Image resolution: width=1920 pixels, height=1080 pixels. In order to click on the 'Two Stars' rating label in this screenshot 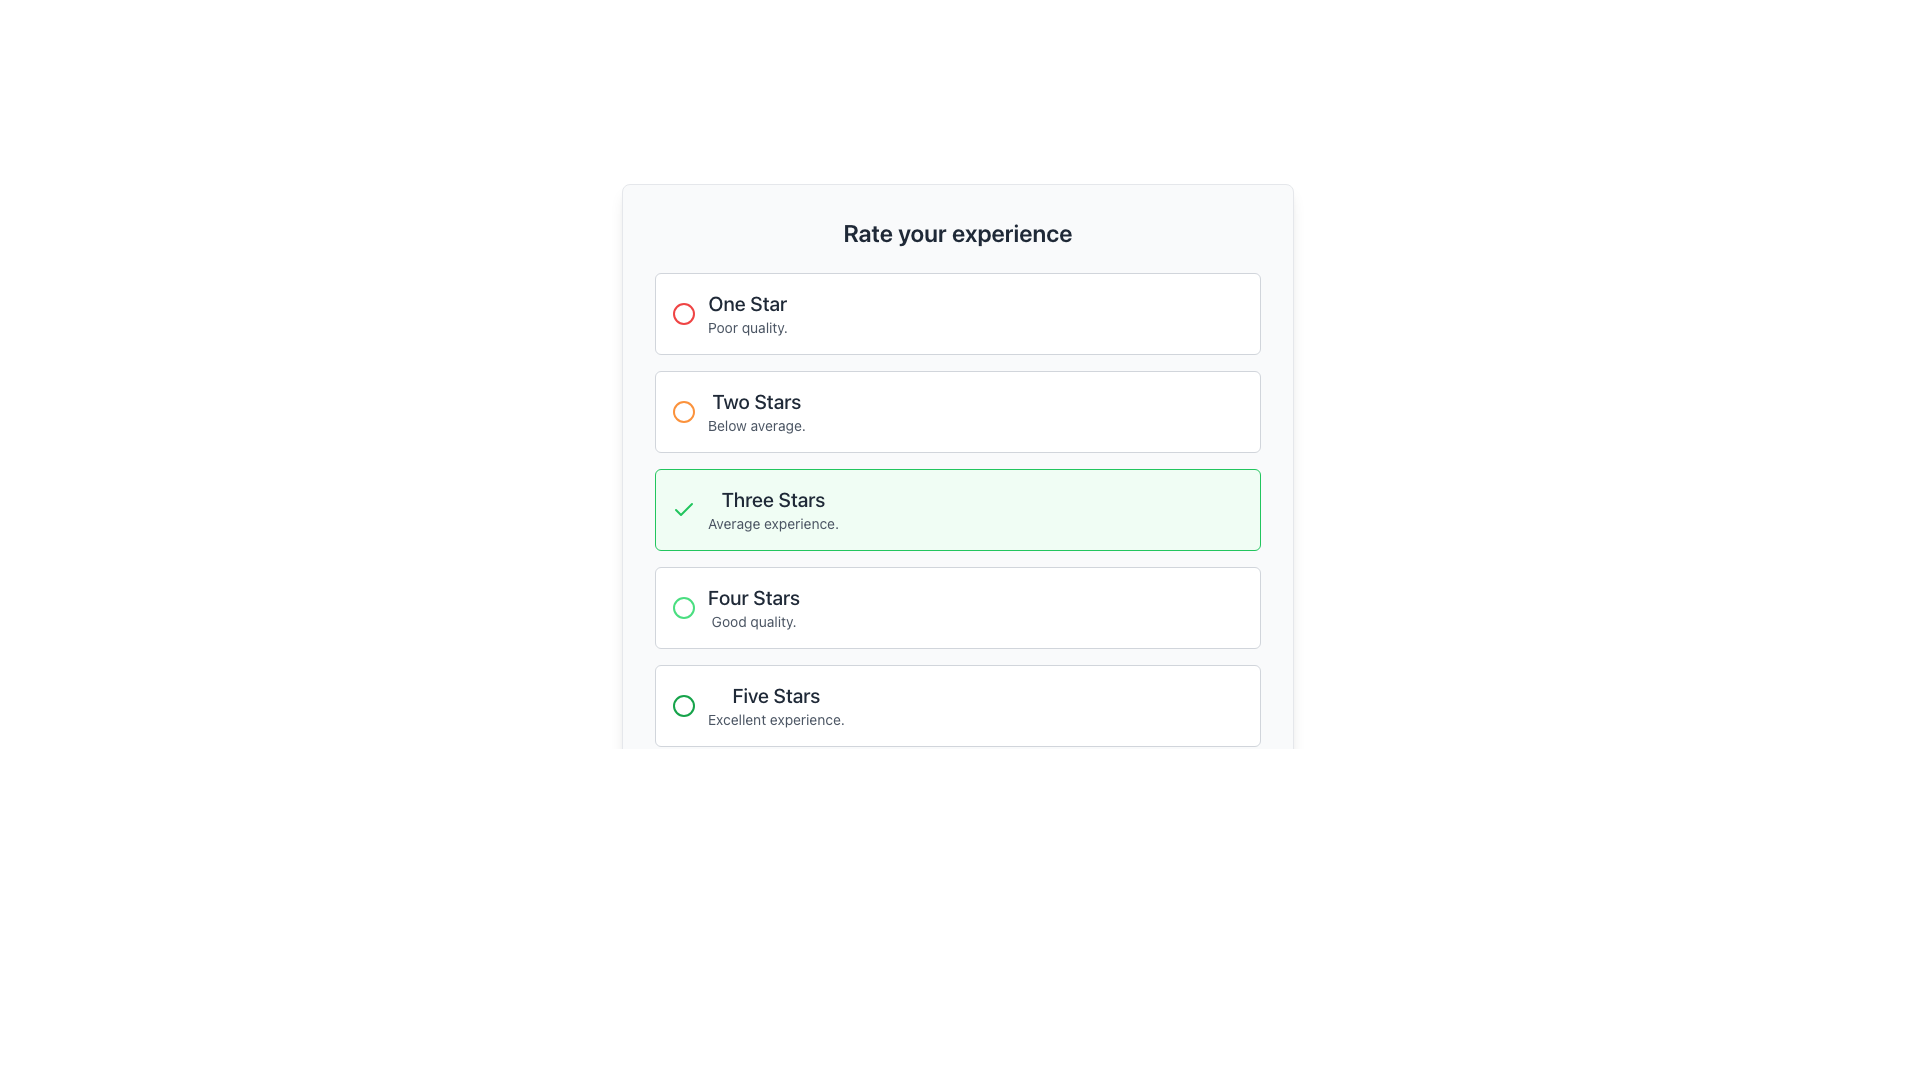, I will do `click(756, 401)`.